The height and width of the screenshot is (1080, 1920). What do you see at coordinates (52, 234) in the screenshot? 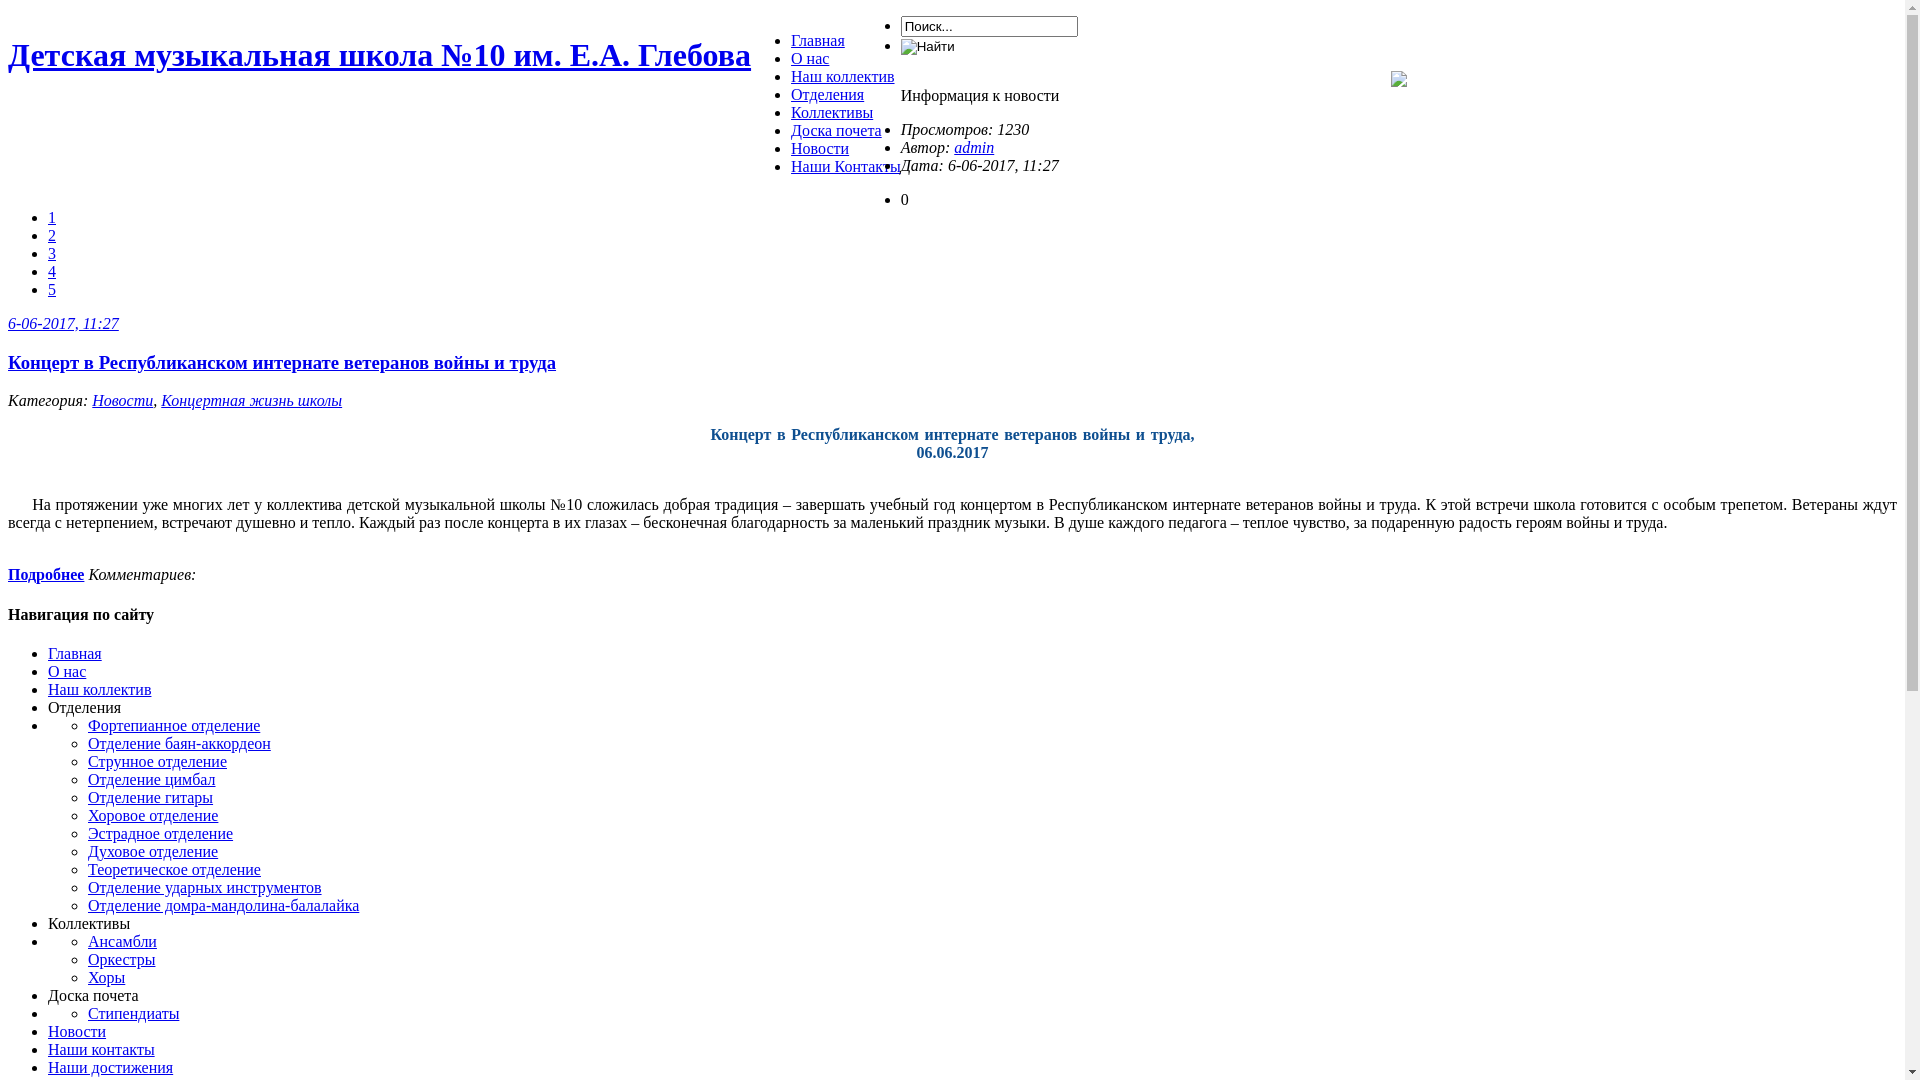
I see `'2'` at bounding box center [52, 234].